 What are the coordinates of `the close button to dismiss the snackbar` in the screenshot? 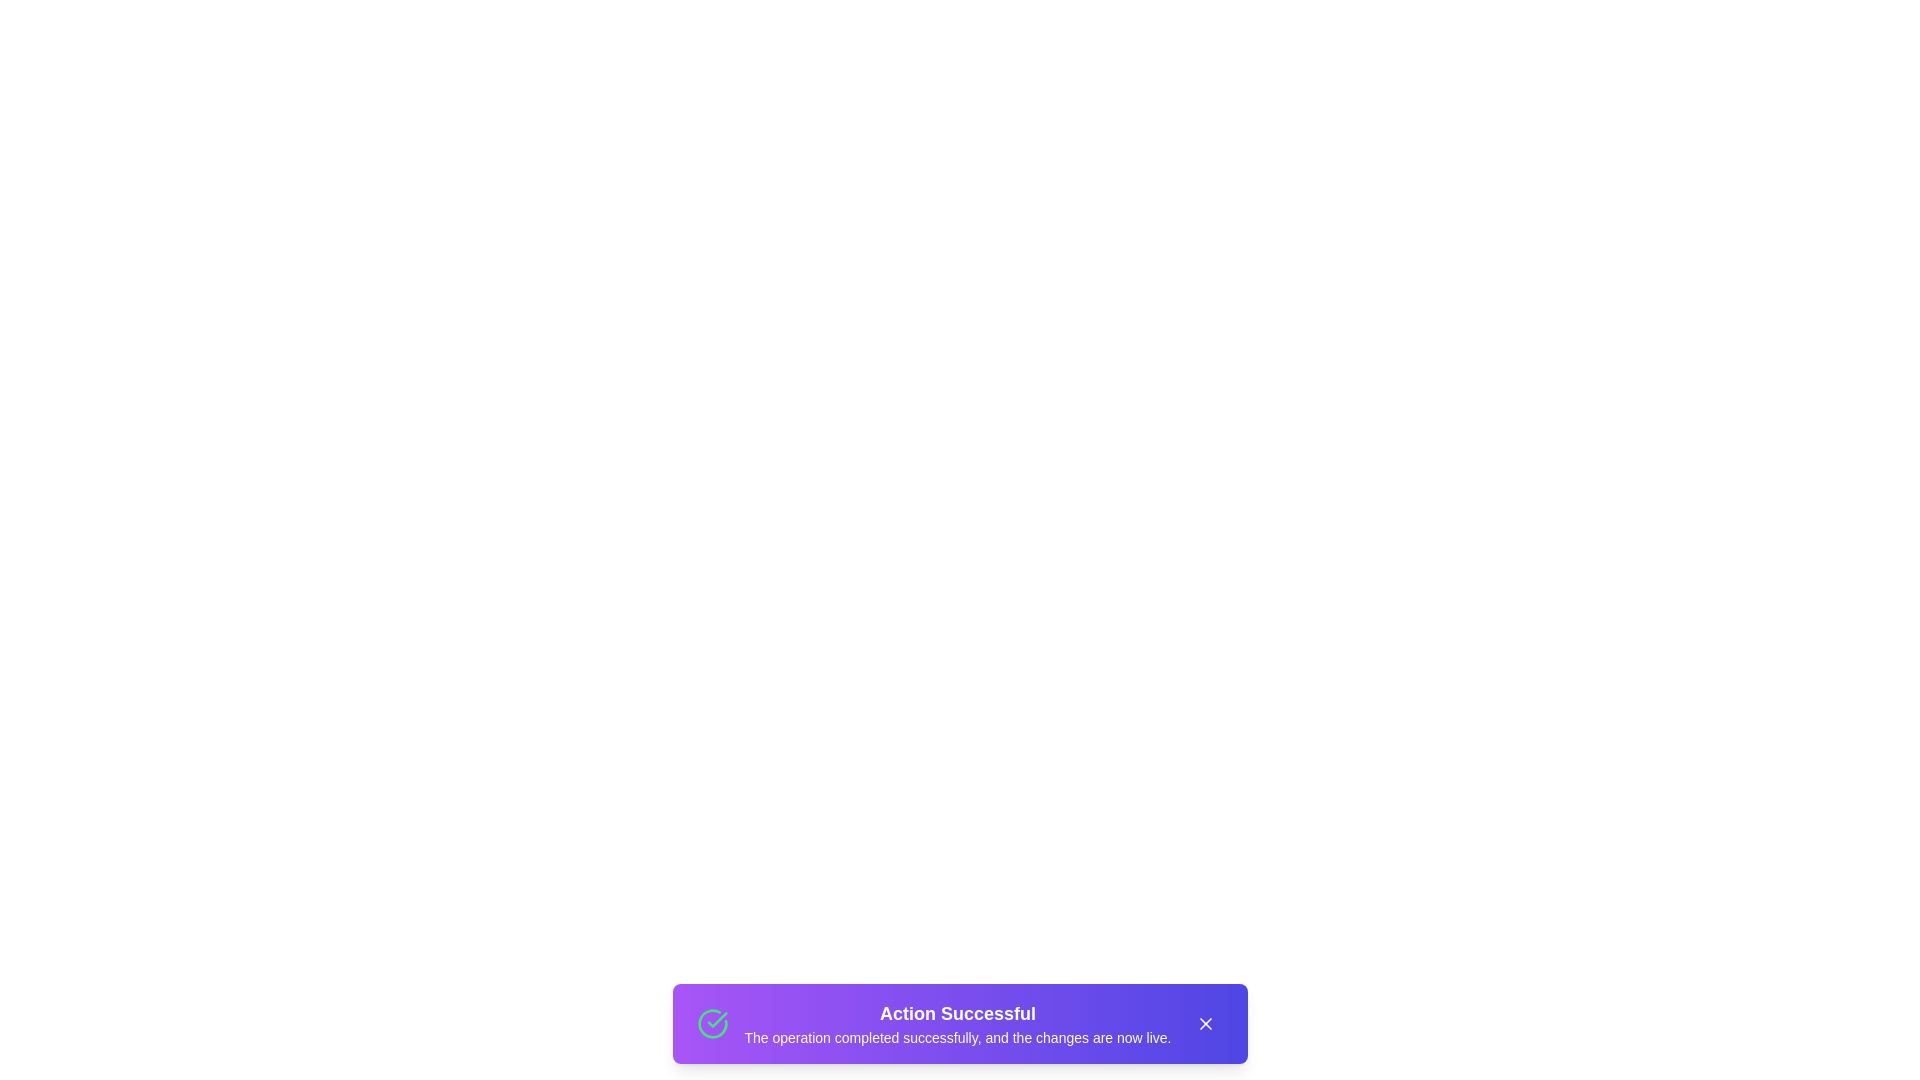 It's located at (1204, 1023).